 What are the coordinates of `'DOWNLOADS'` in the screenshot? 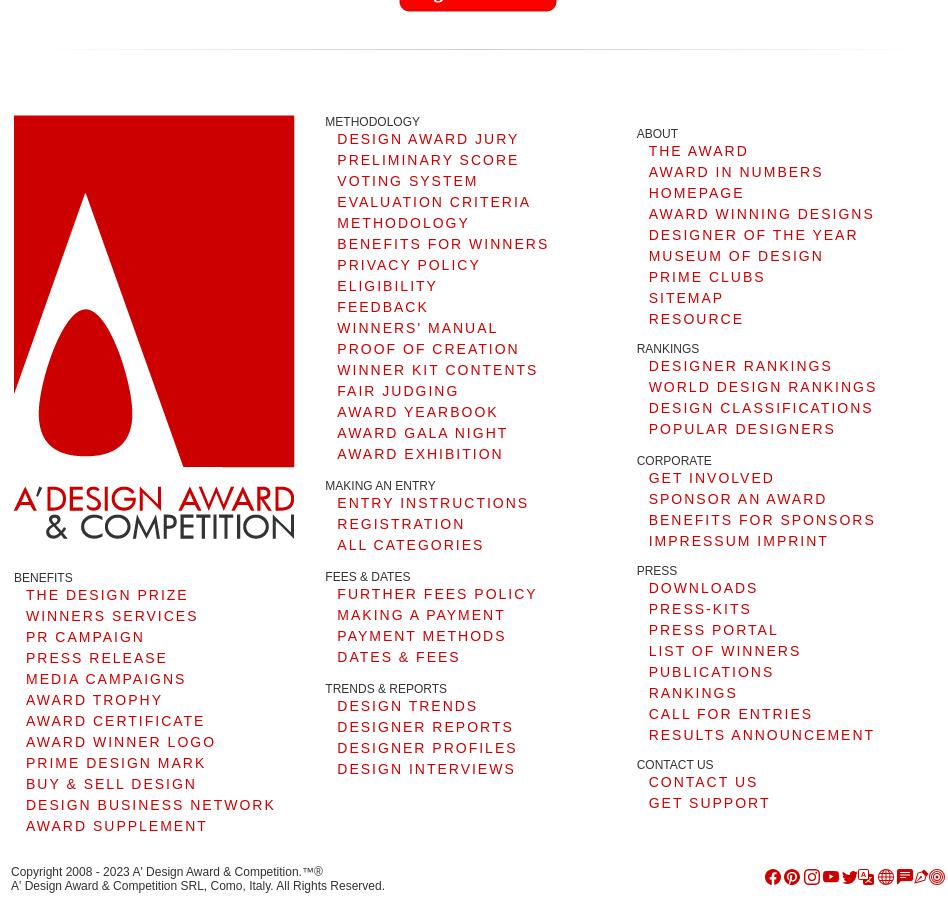 It's located at (702, 587).